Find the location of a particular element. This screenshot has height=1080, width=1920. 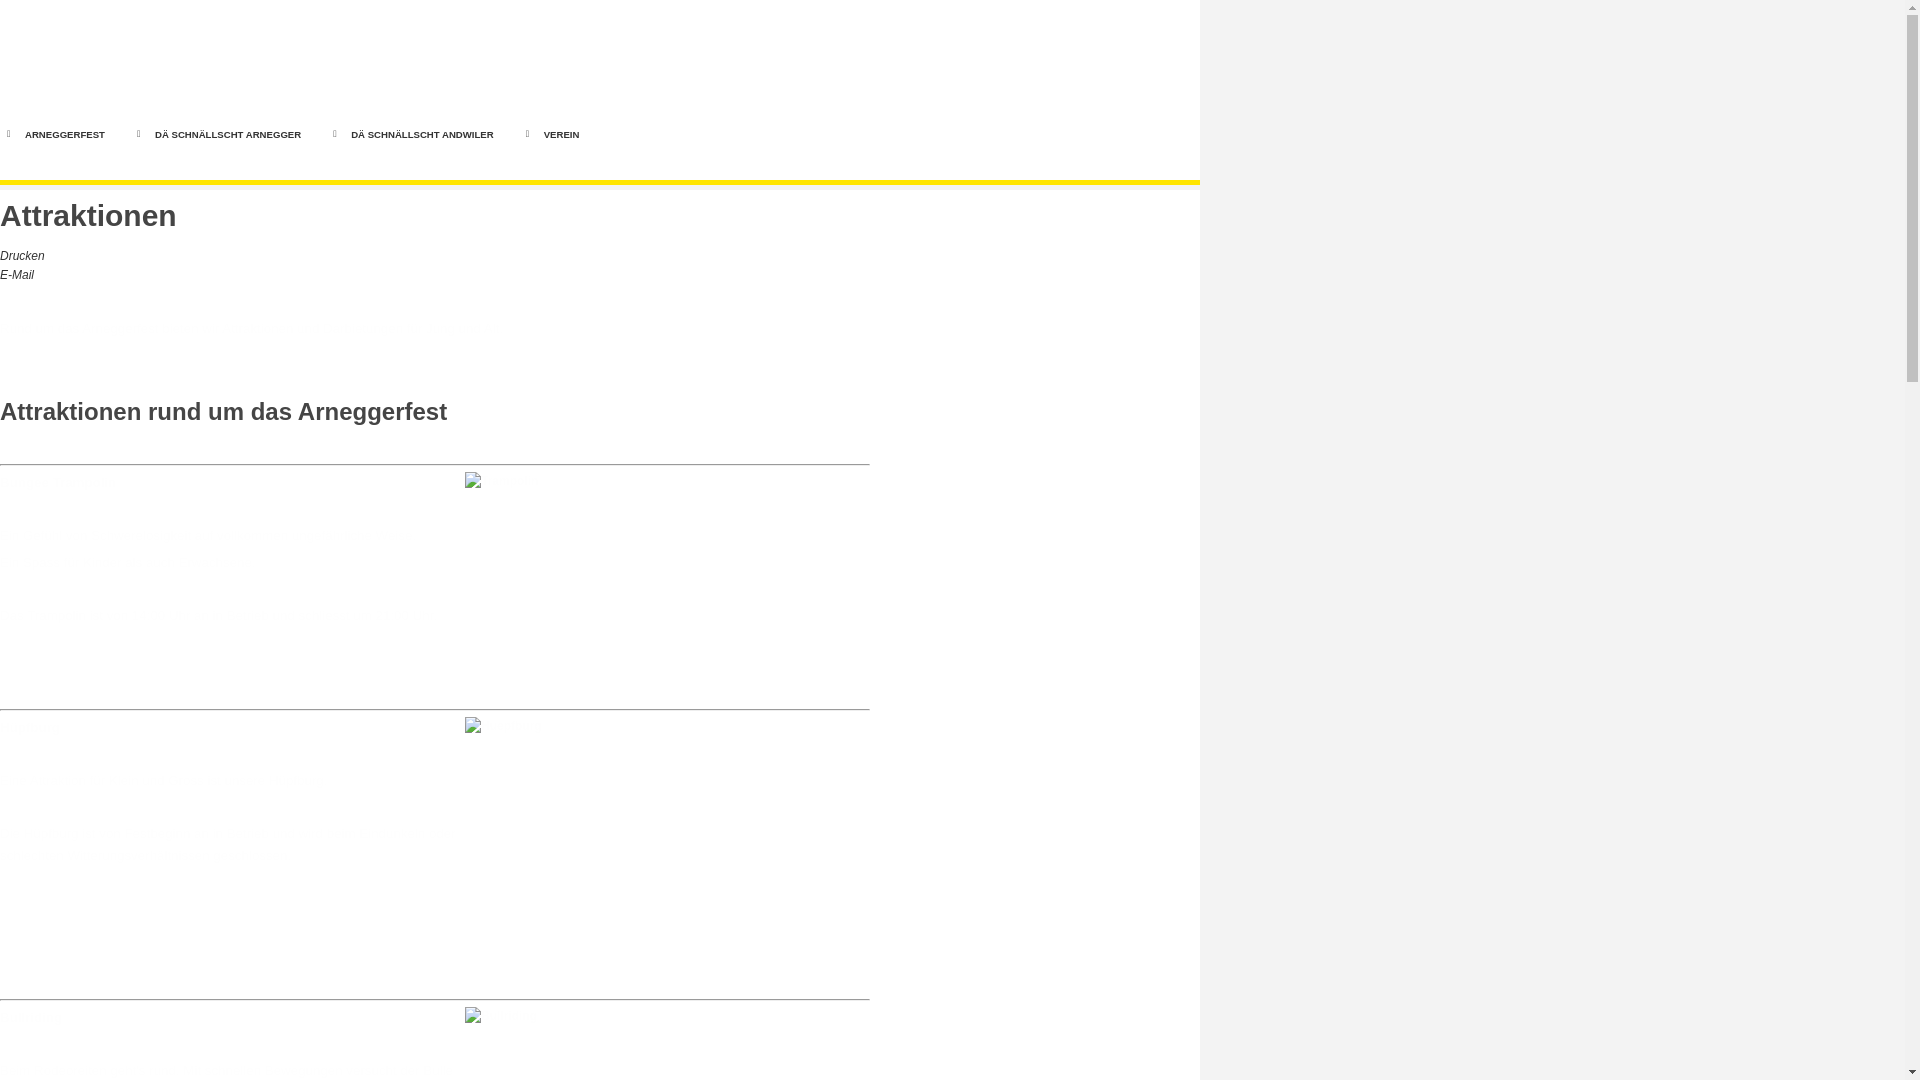

'E-Mail' is located at coordinates (17, 274).